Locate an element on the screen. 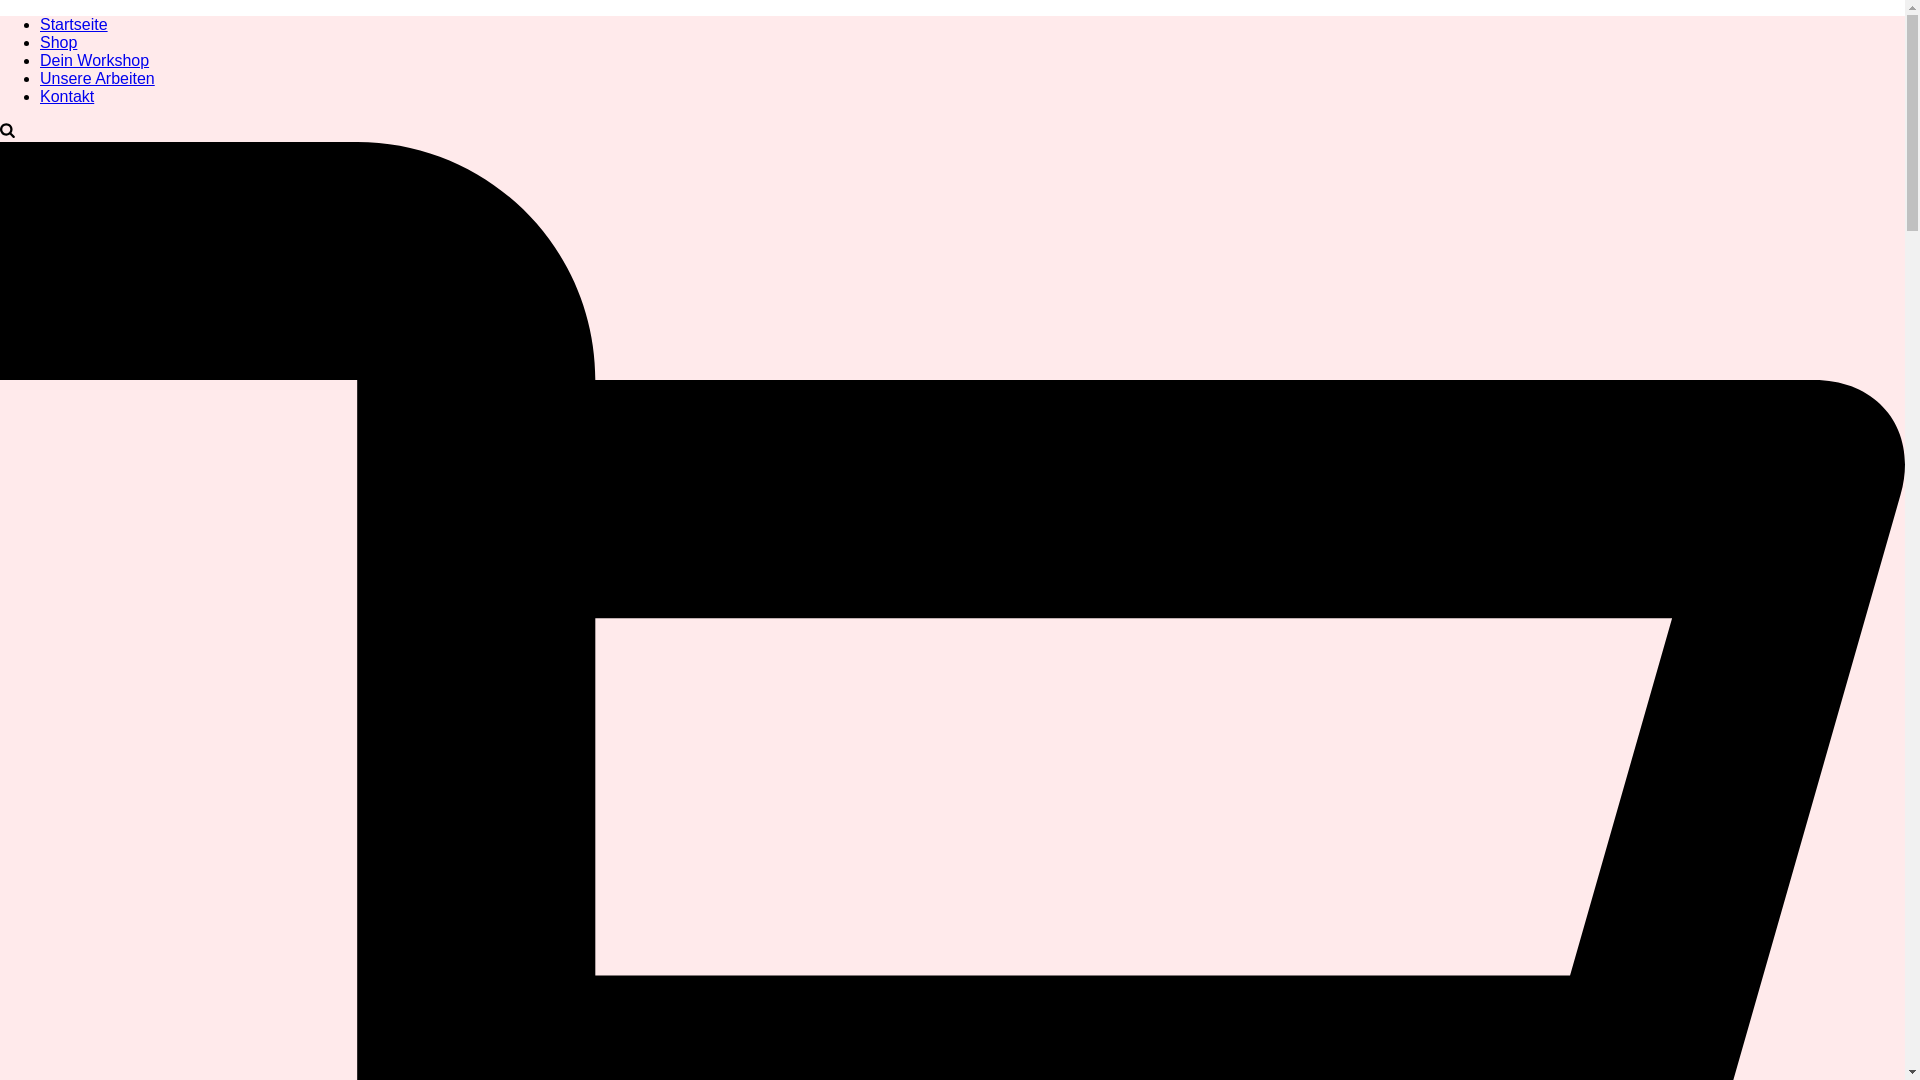 Image resolution: width=1920 pixels, height=1080 pixels. 'Startseite' is located at coordinates (73, 24).